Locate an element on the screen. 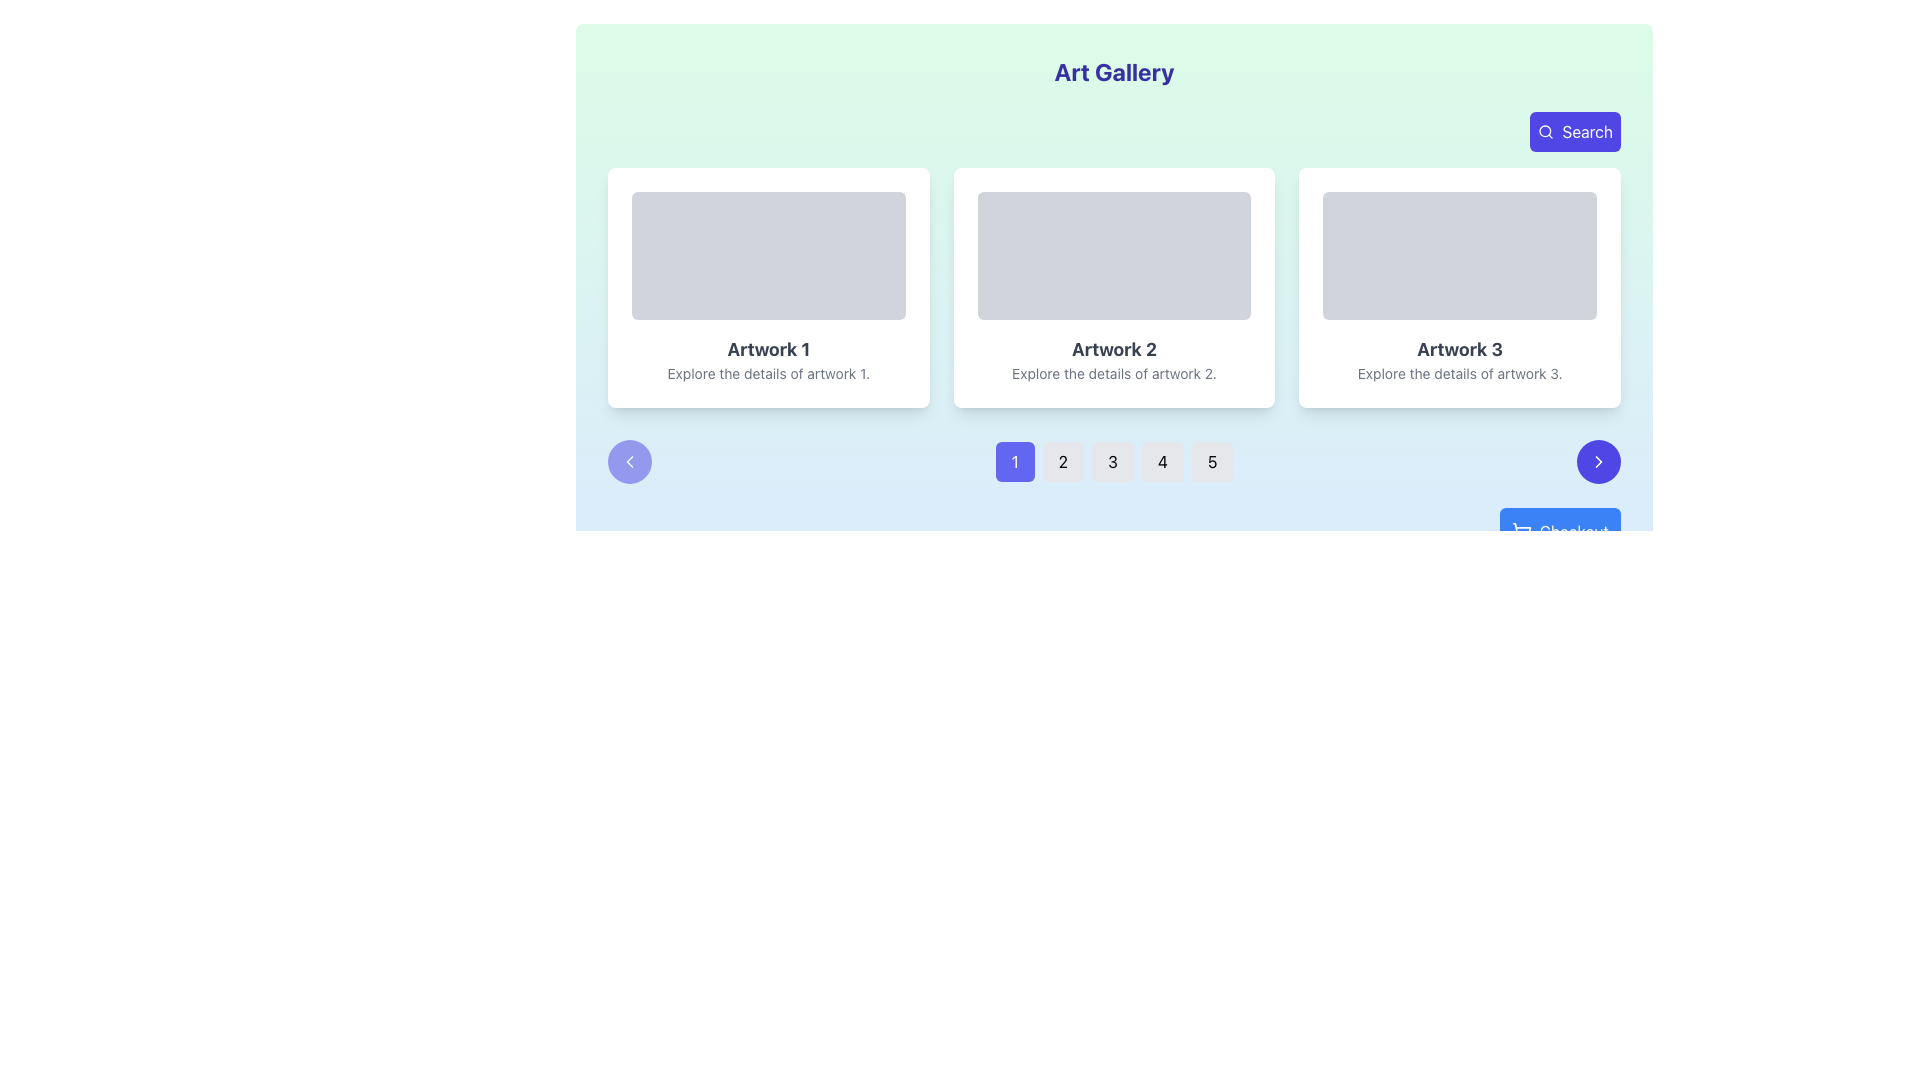 This screenshot has height=1080, width=1920. the pagination button for the fifth page, located at the bottom center of the interface is located at coordinates (1211, 462).